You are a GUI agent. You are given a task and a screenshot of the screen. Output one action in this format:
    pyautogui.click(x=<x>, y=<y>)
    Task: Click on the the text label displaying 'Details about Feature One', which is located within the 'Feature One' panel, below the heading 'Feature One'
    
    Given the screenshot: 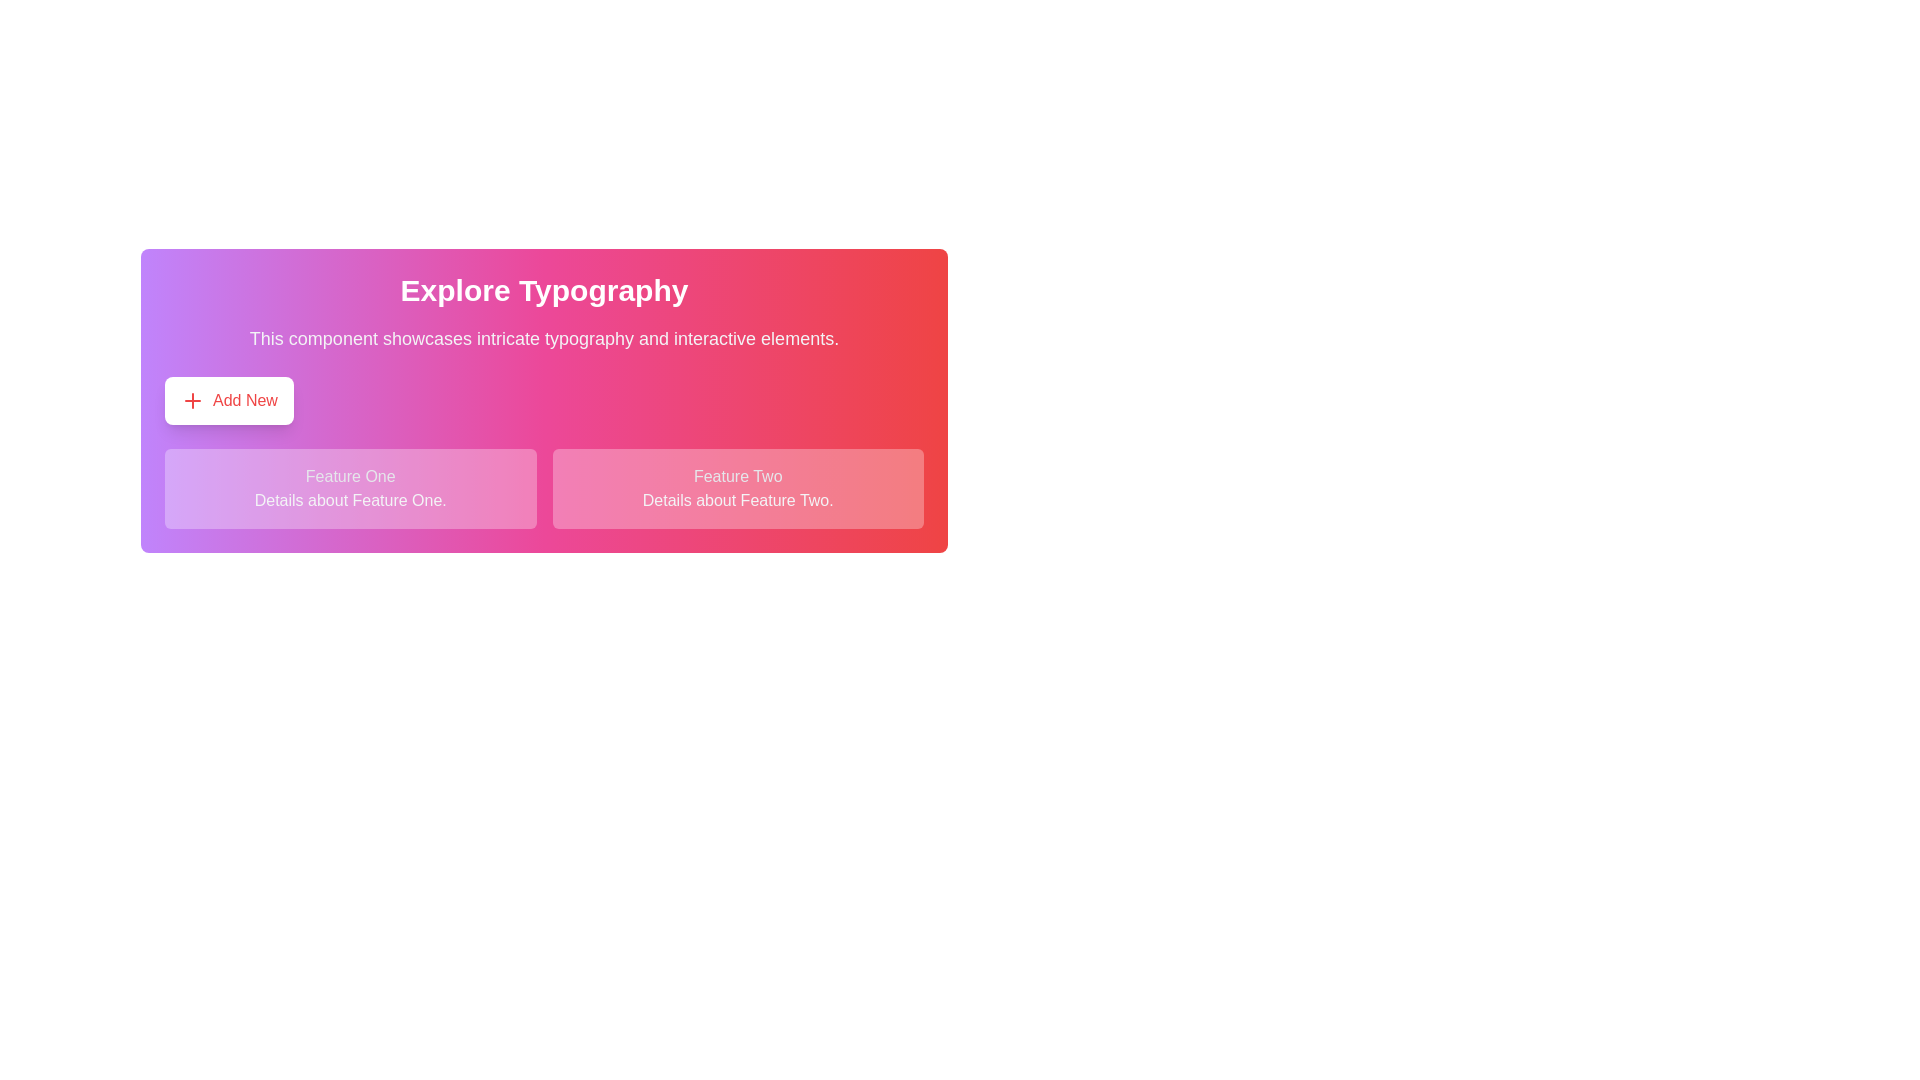 What is the action you would take?
    pyautogui.click(x=350, y=500)
    